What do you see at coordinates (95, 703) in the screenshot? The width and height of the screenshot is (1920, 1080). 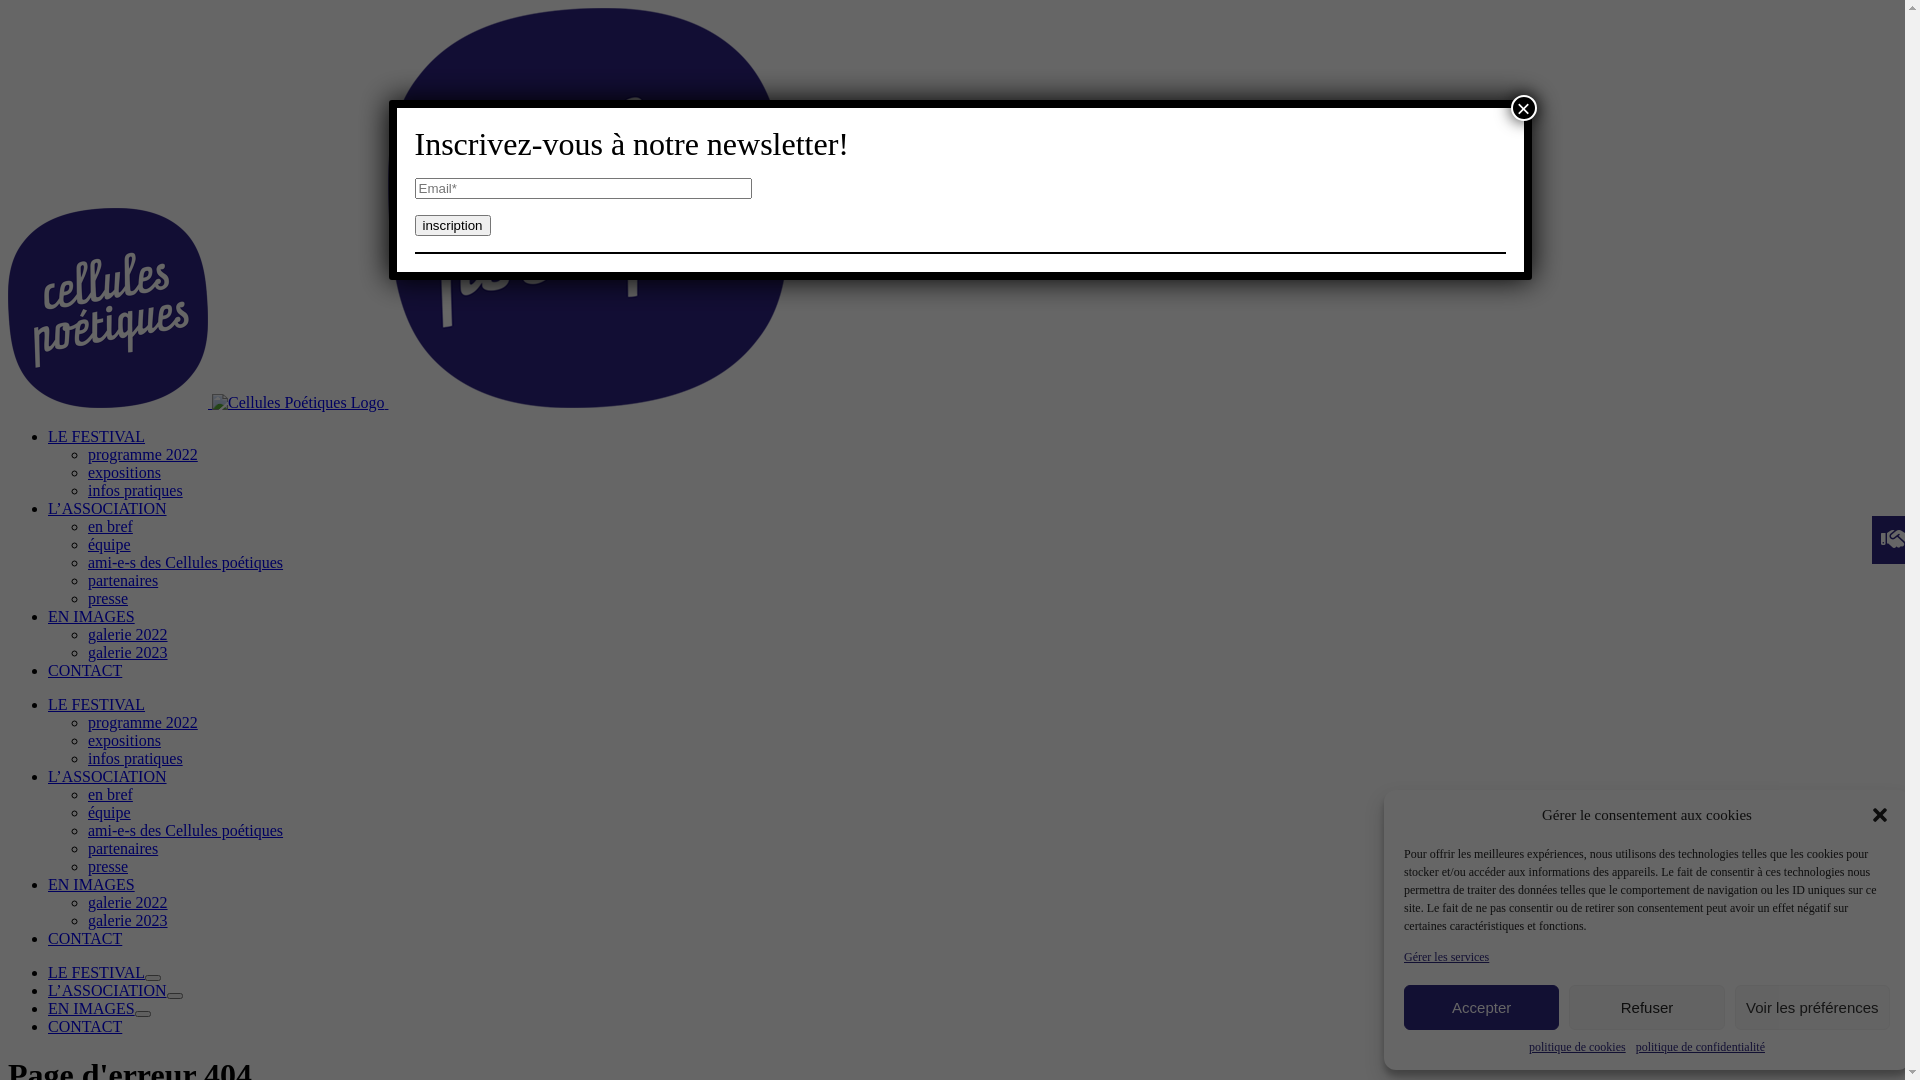 I see `'LE FESTIVAL'` at bounding box center [95, 703].